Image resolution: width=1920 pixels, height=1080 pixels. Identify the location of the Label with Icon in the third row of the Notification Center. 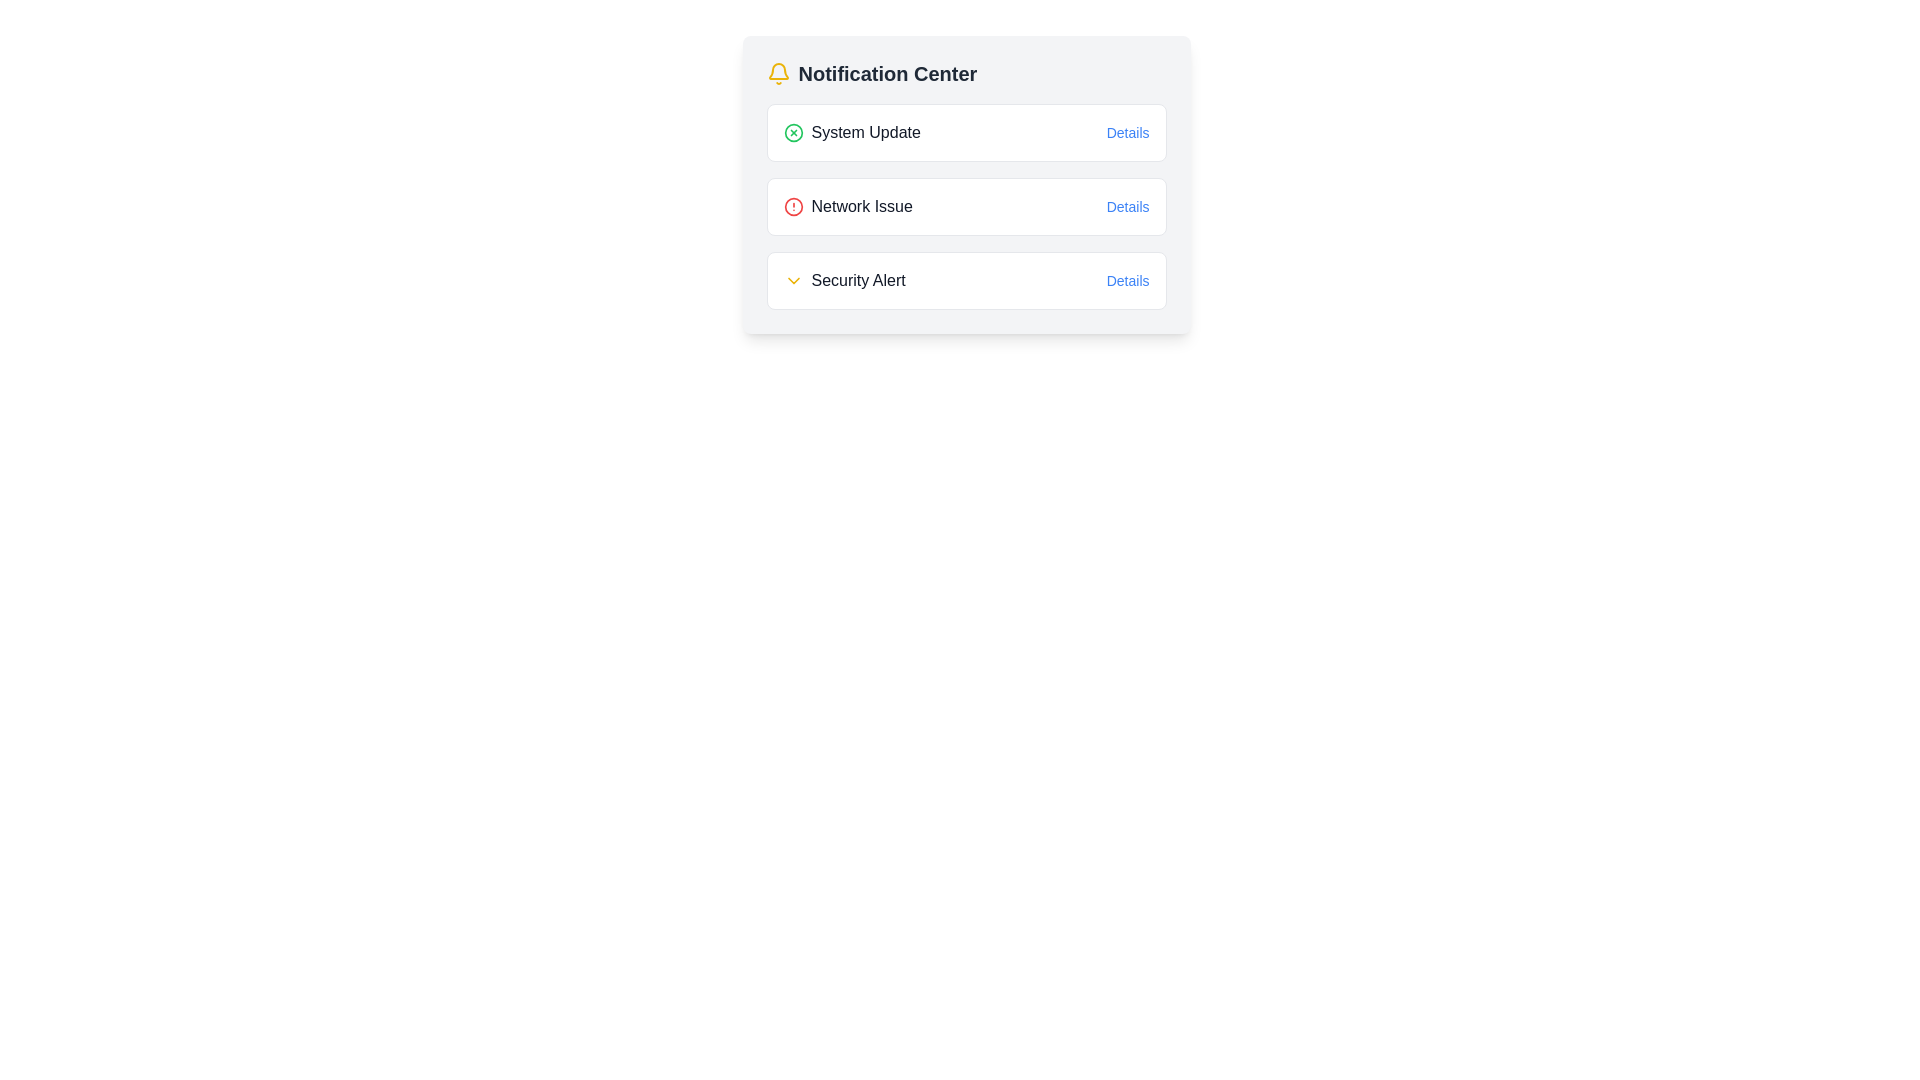
(844, 281).